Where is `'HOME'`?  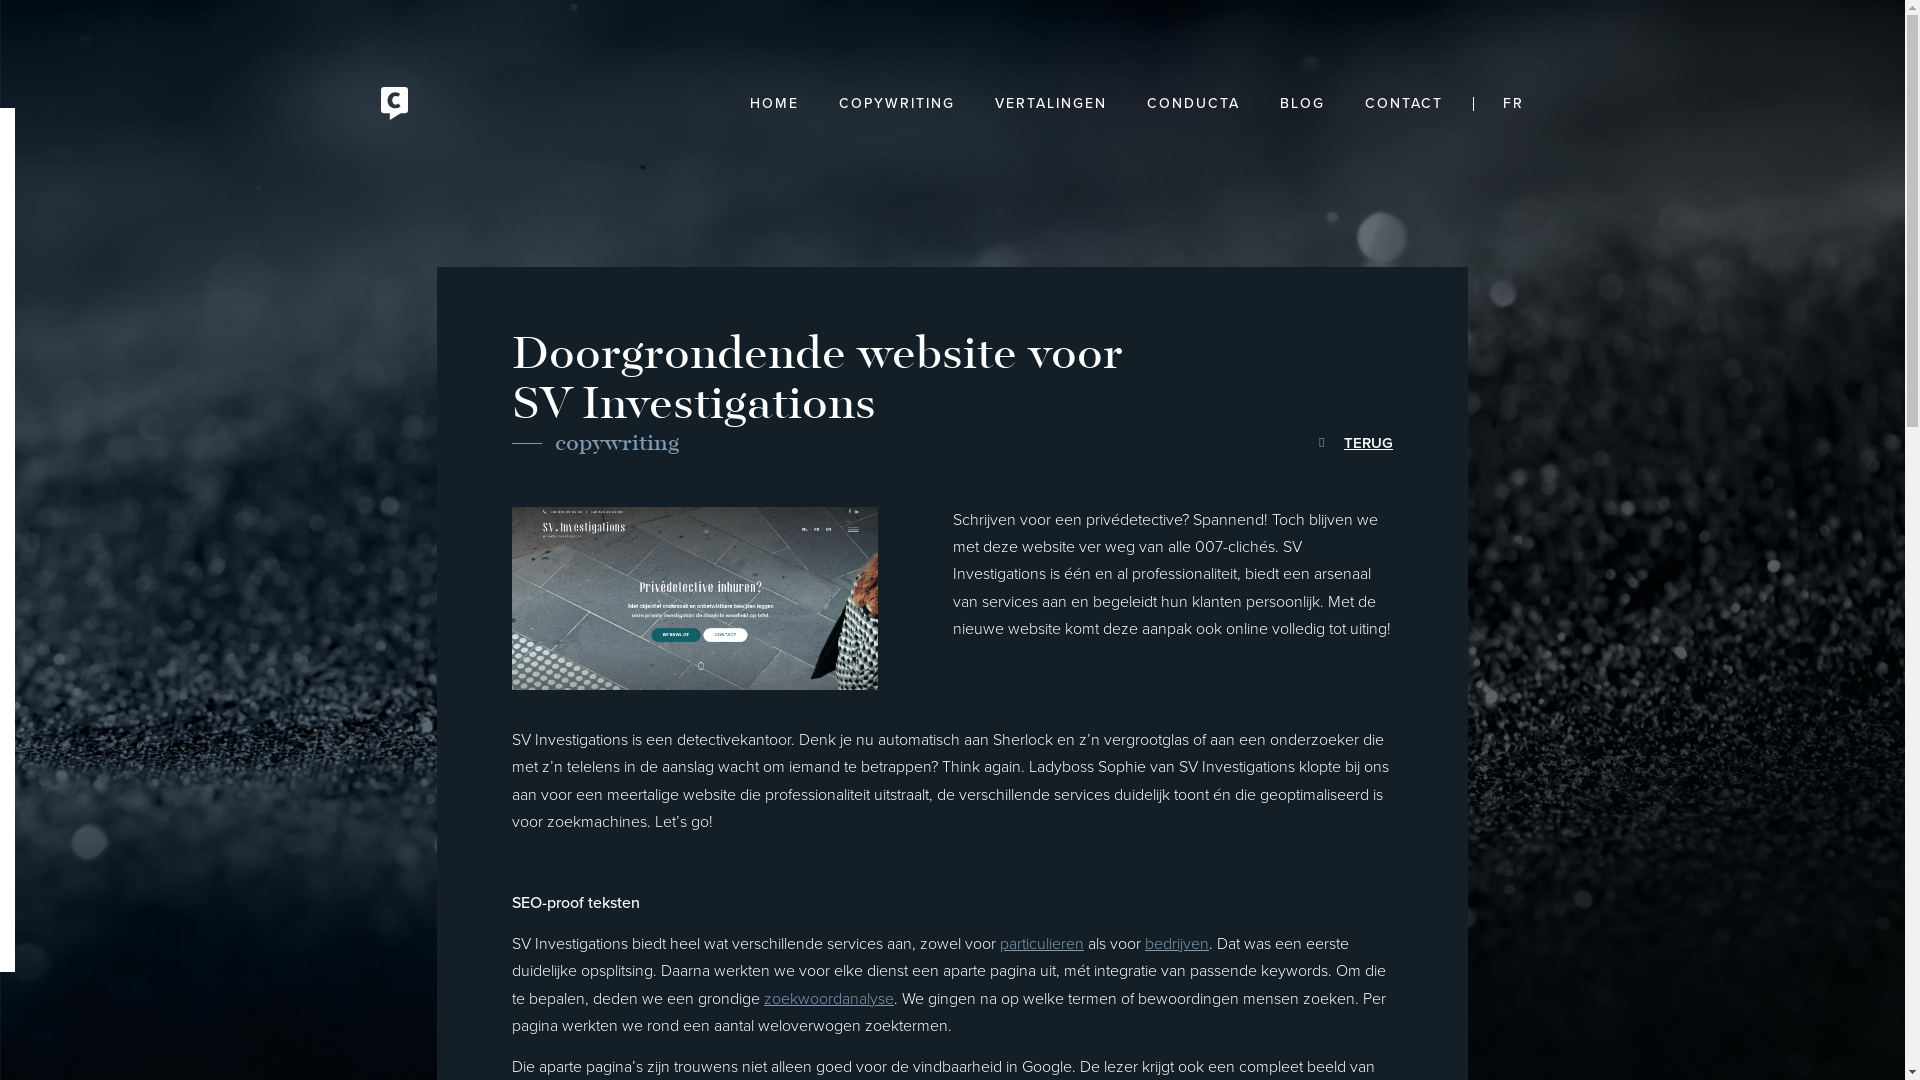 'HOME' is located at coordinates (773, 103).